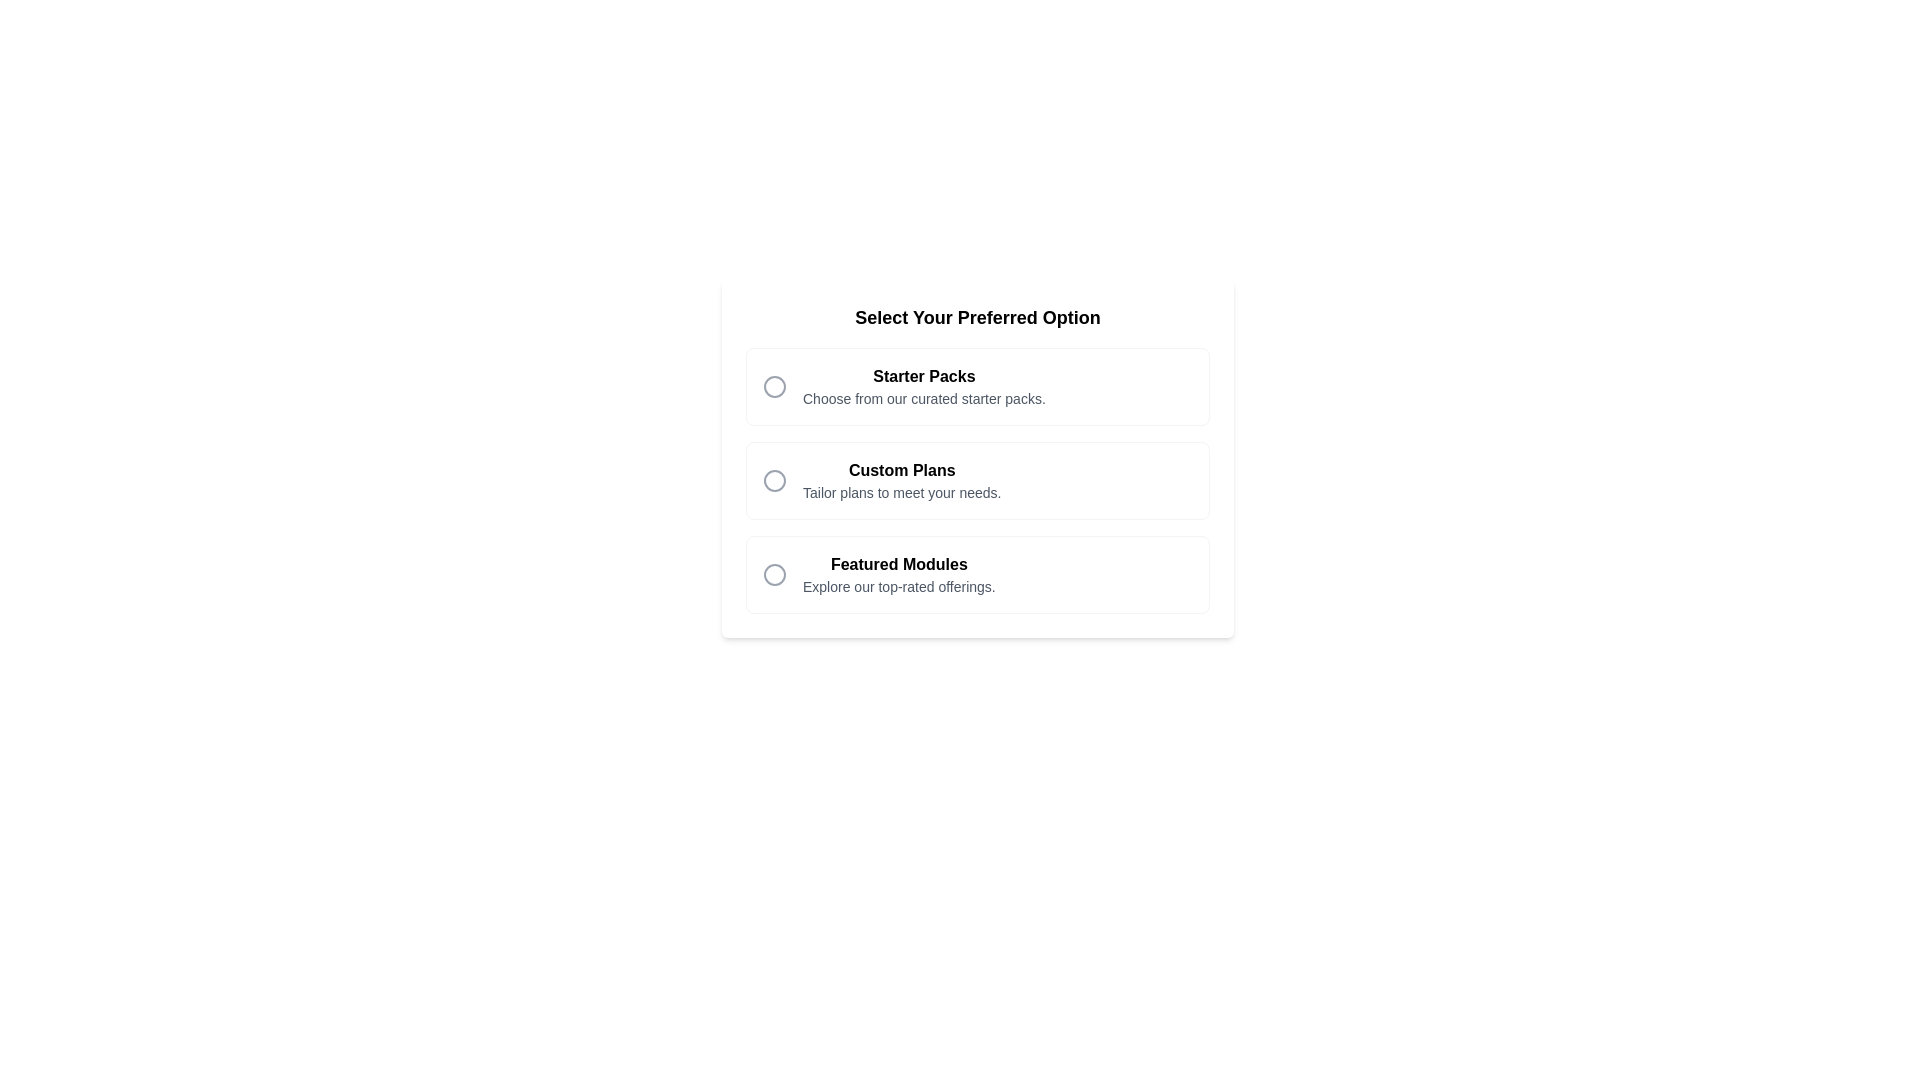 The height and width of the screenshot is (1080, 1920). Describe the element at coordinates (773, 574) in the screenshot. I see `the state of the circular icon located in the third row of options under the 'Featured Modules' title` at that location.